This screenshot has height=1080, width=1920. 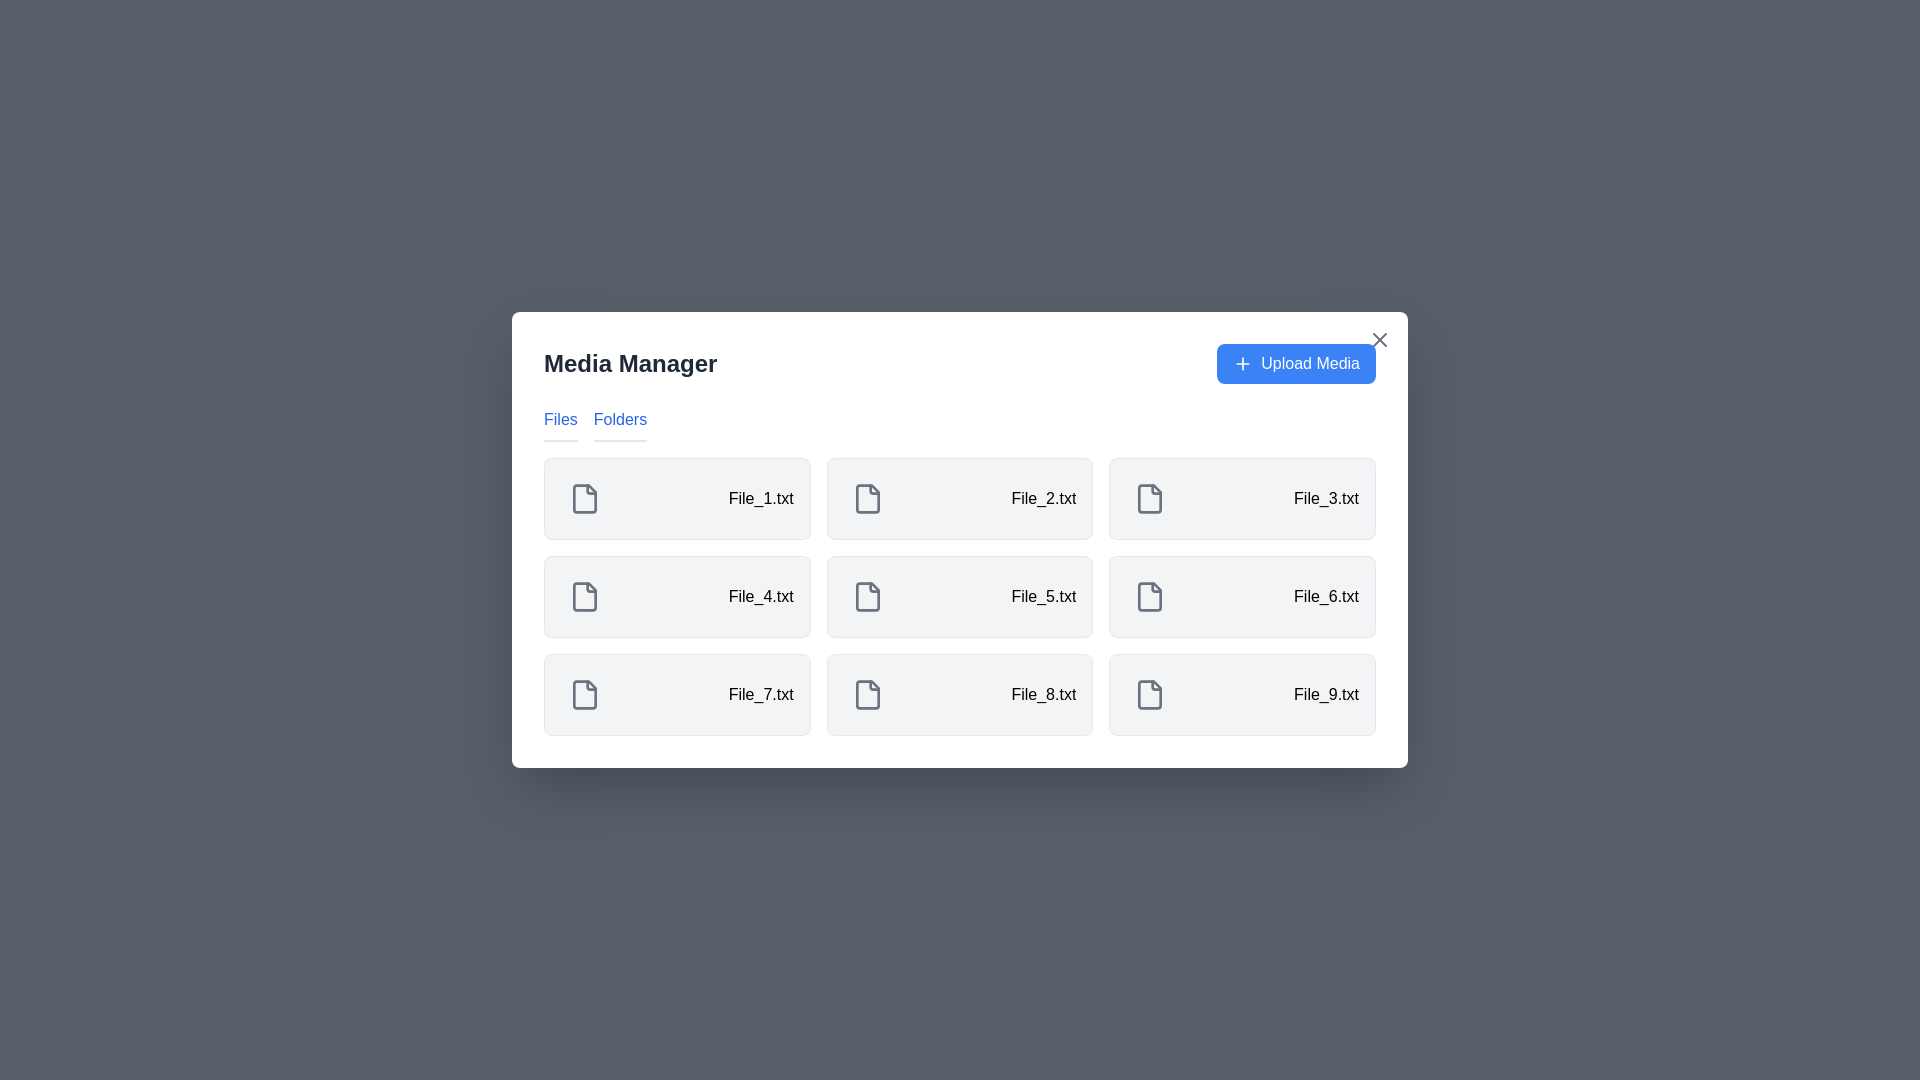 What do you see at coordinates (960, 596) in the screenshot?
I see `the Card element representing a file entry` at bounding box center [960, 596].